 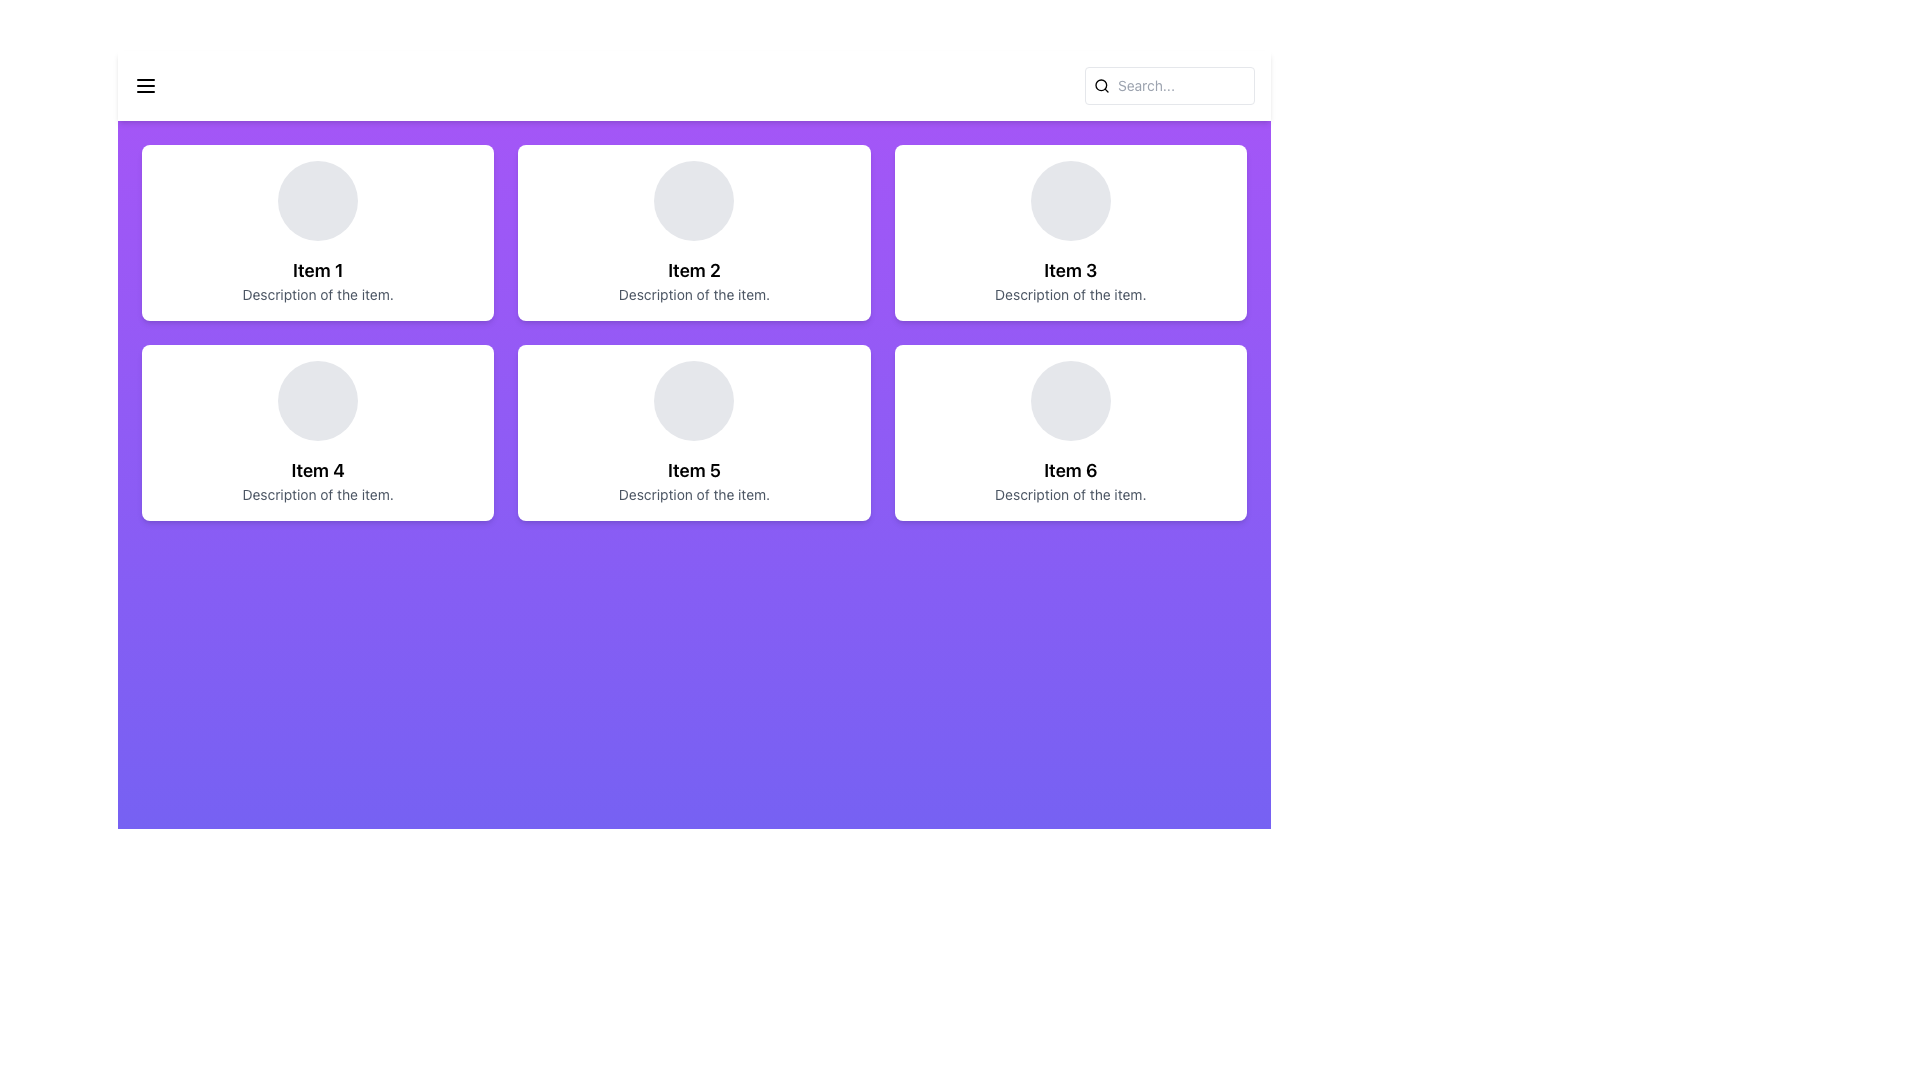 What do you see at coordinates (1100, 84) in the screenshot?
I see `the decorative circular element of the search icon located in the top-right corner of the interface` at bounding box center [1100, 84].